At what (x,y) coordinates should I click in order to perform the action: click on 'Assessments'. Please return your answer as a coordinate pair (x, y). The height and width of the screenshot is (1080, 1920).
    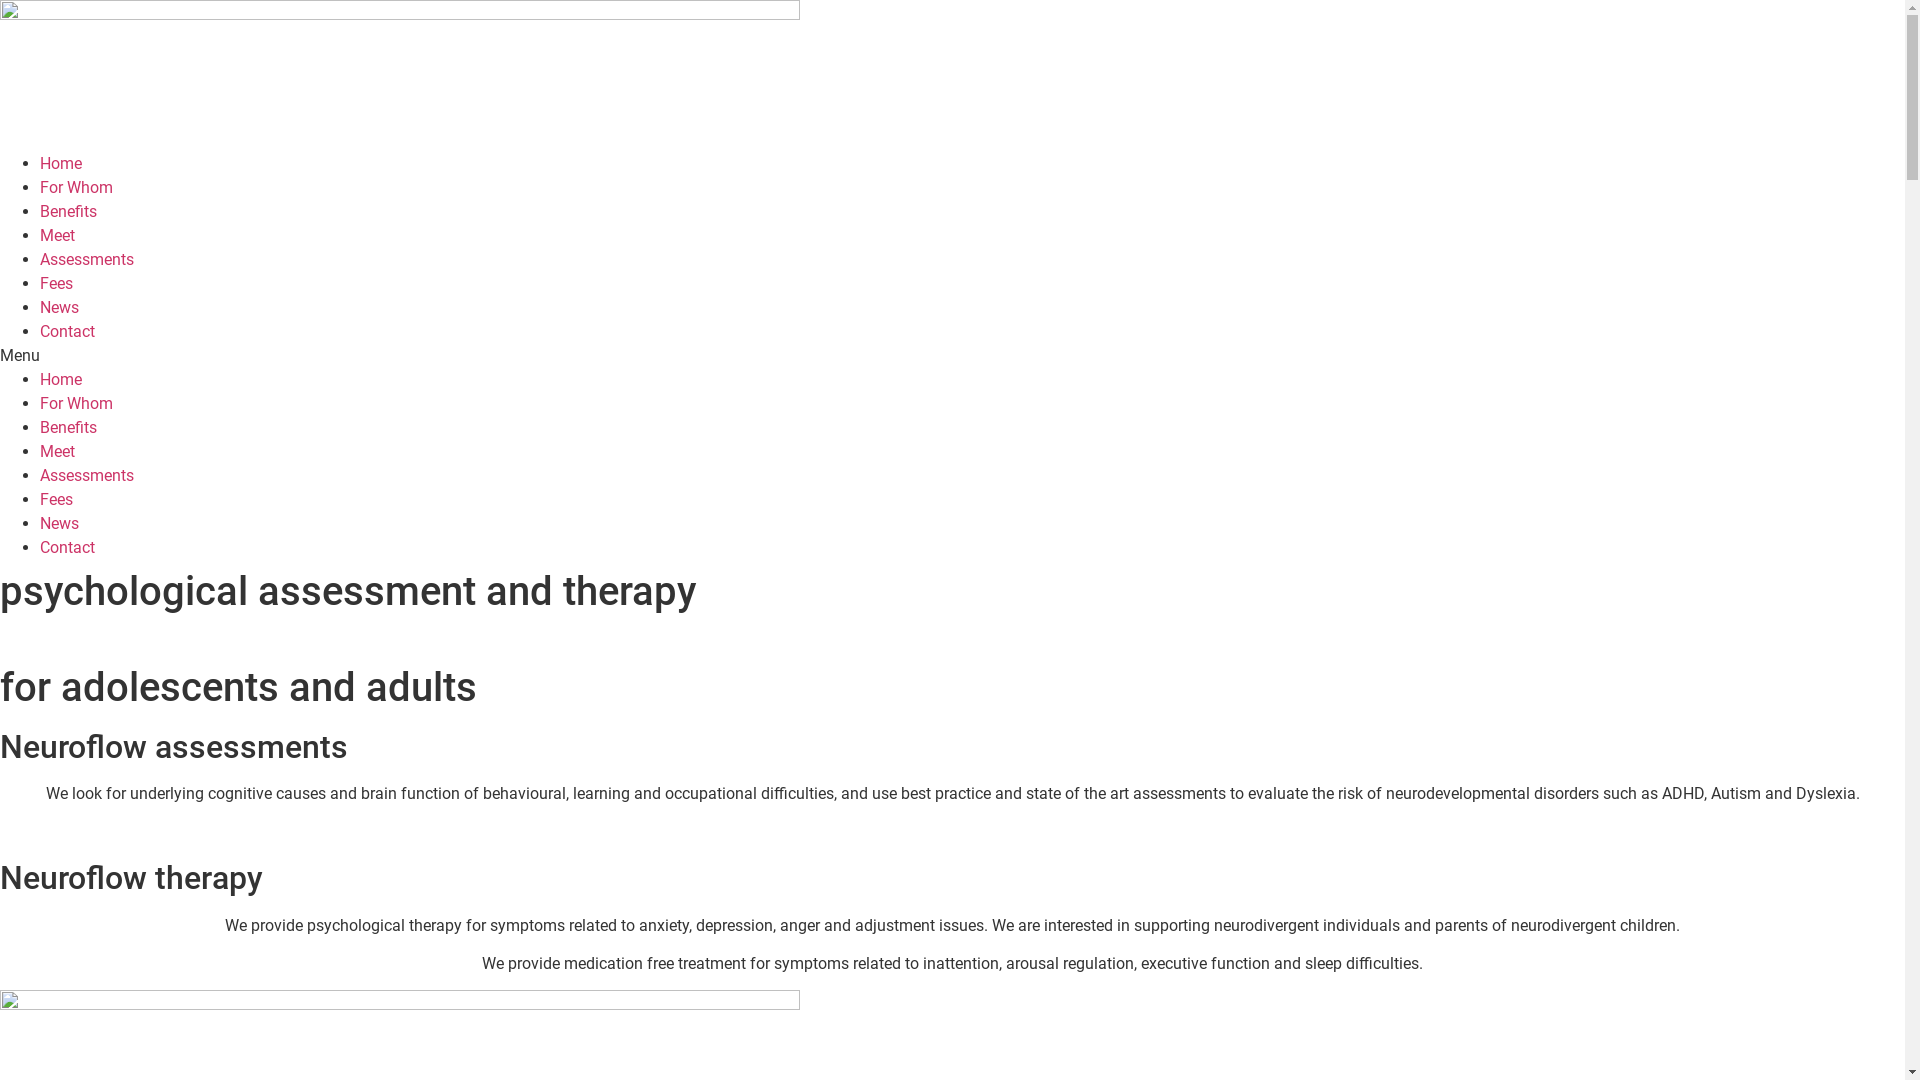
    Looking at the image, I should click on (85, 258).